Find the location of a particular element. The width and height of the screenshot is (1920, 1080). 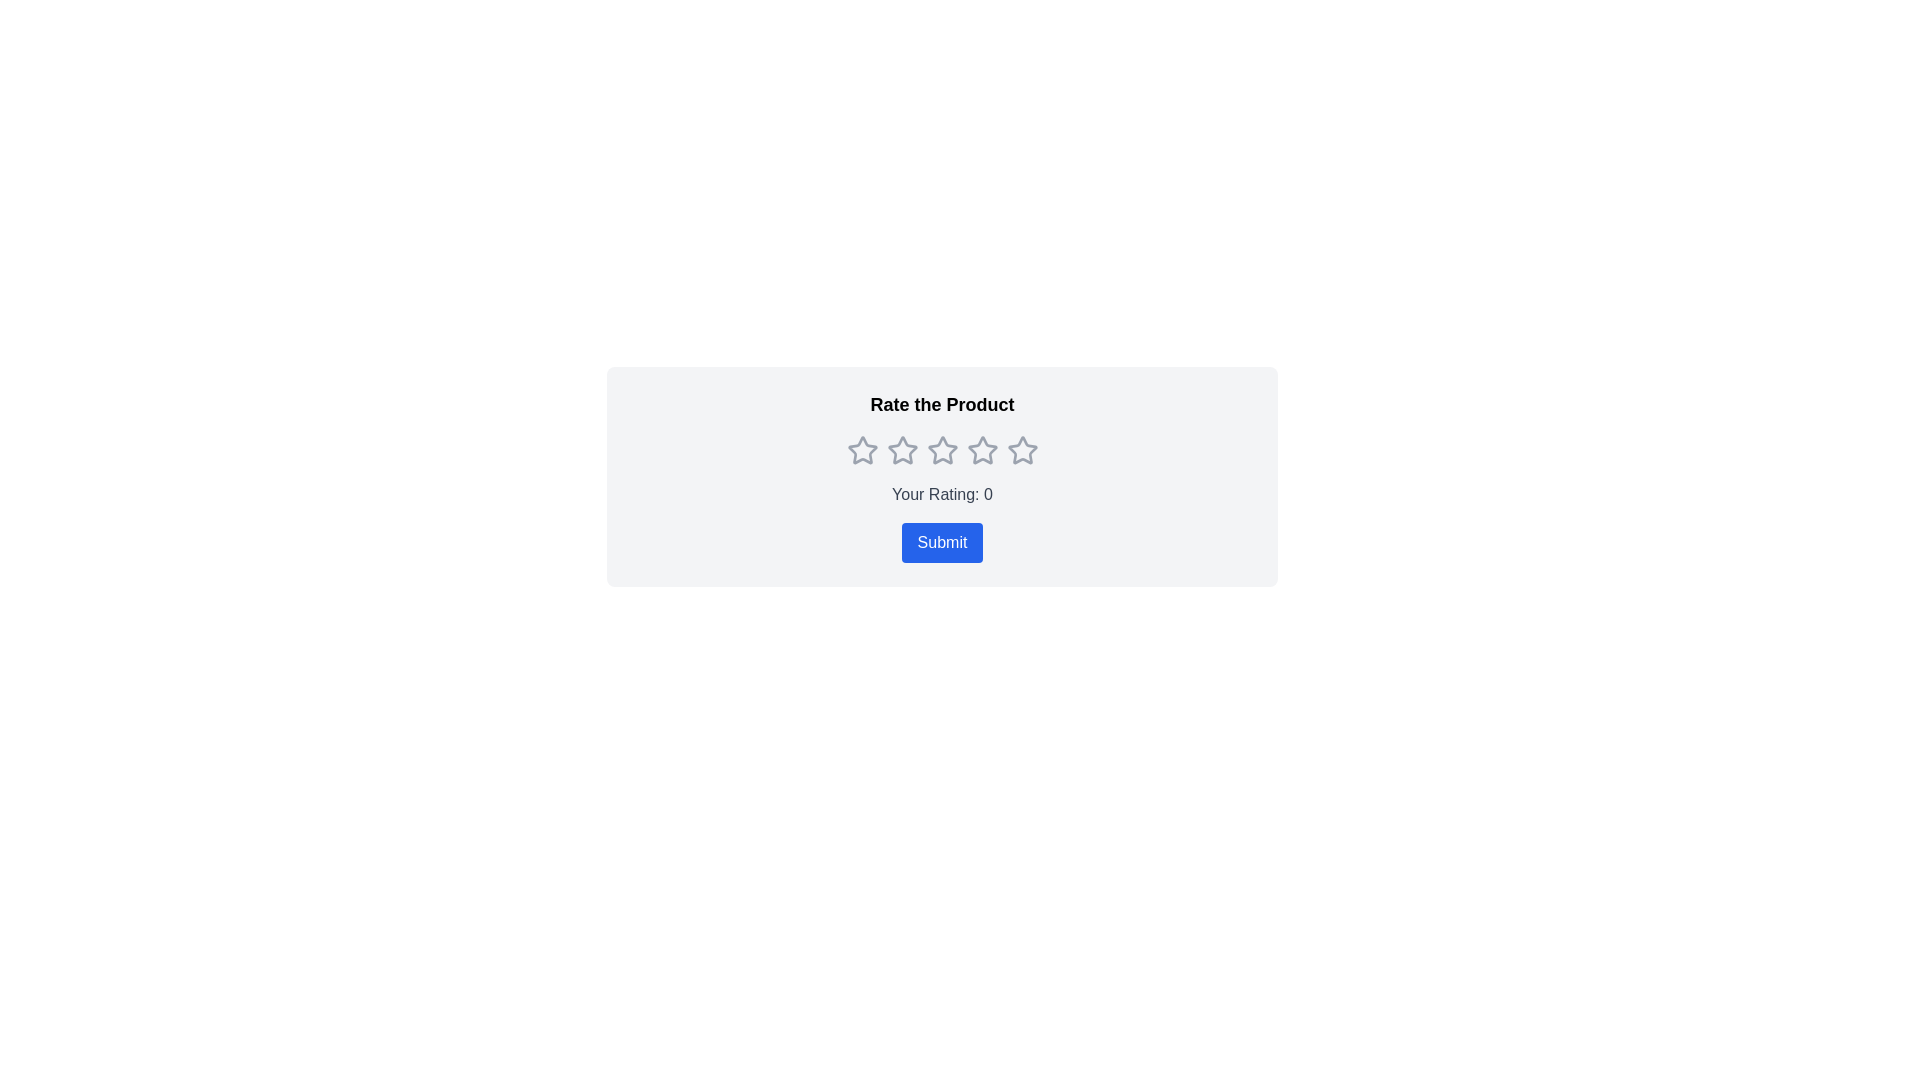

the third star icon in the row of five rating stars is located at coordinates (941, 451).